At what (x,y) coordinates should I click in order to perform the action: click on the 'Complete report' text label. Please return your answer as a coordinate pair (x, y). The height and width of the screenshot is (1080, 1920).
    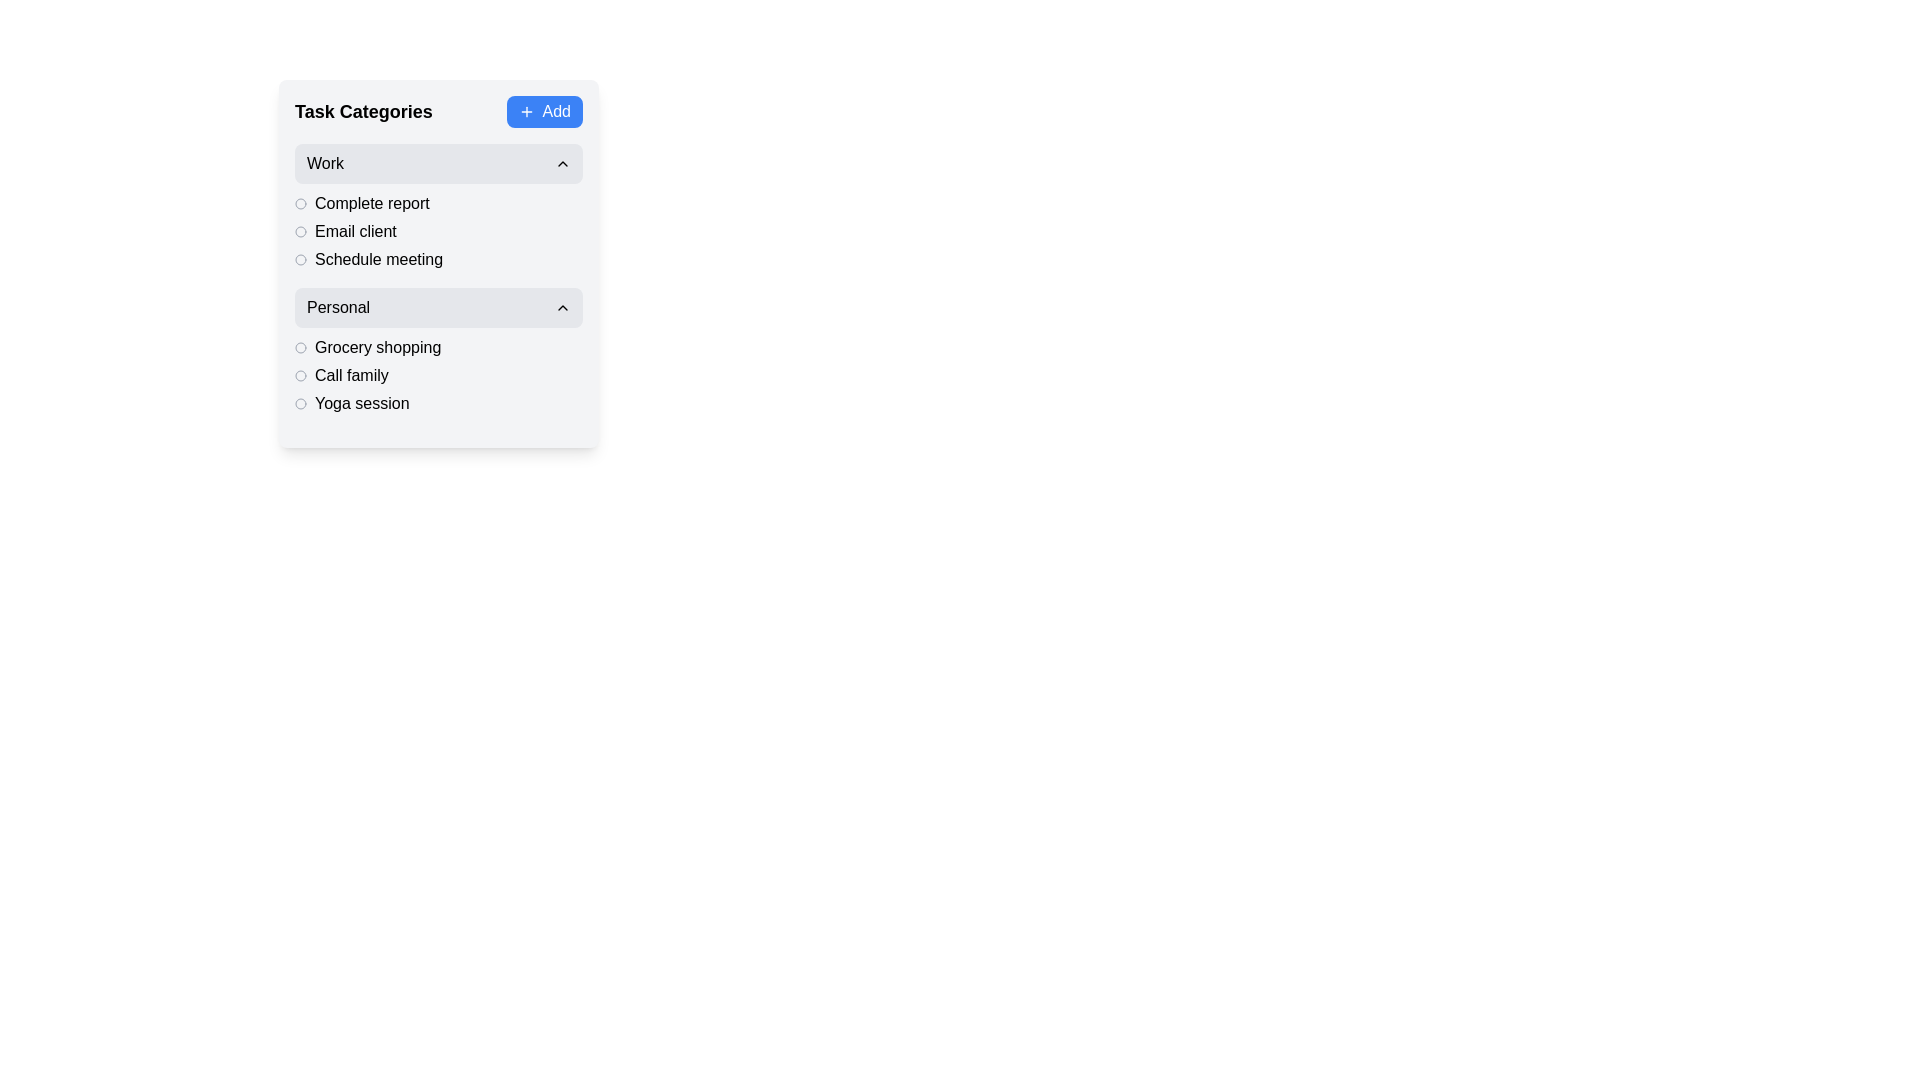
    Looking at the image, I should click on (372, 204).